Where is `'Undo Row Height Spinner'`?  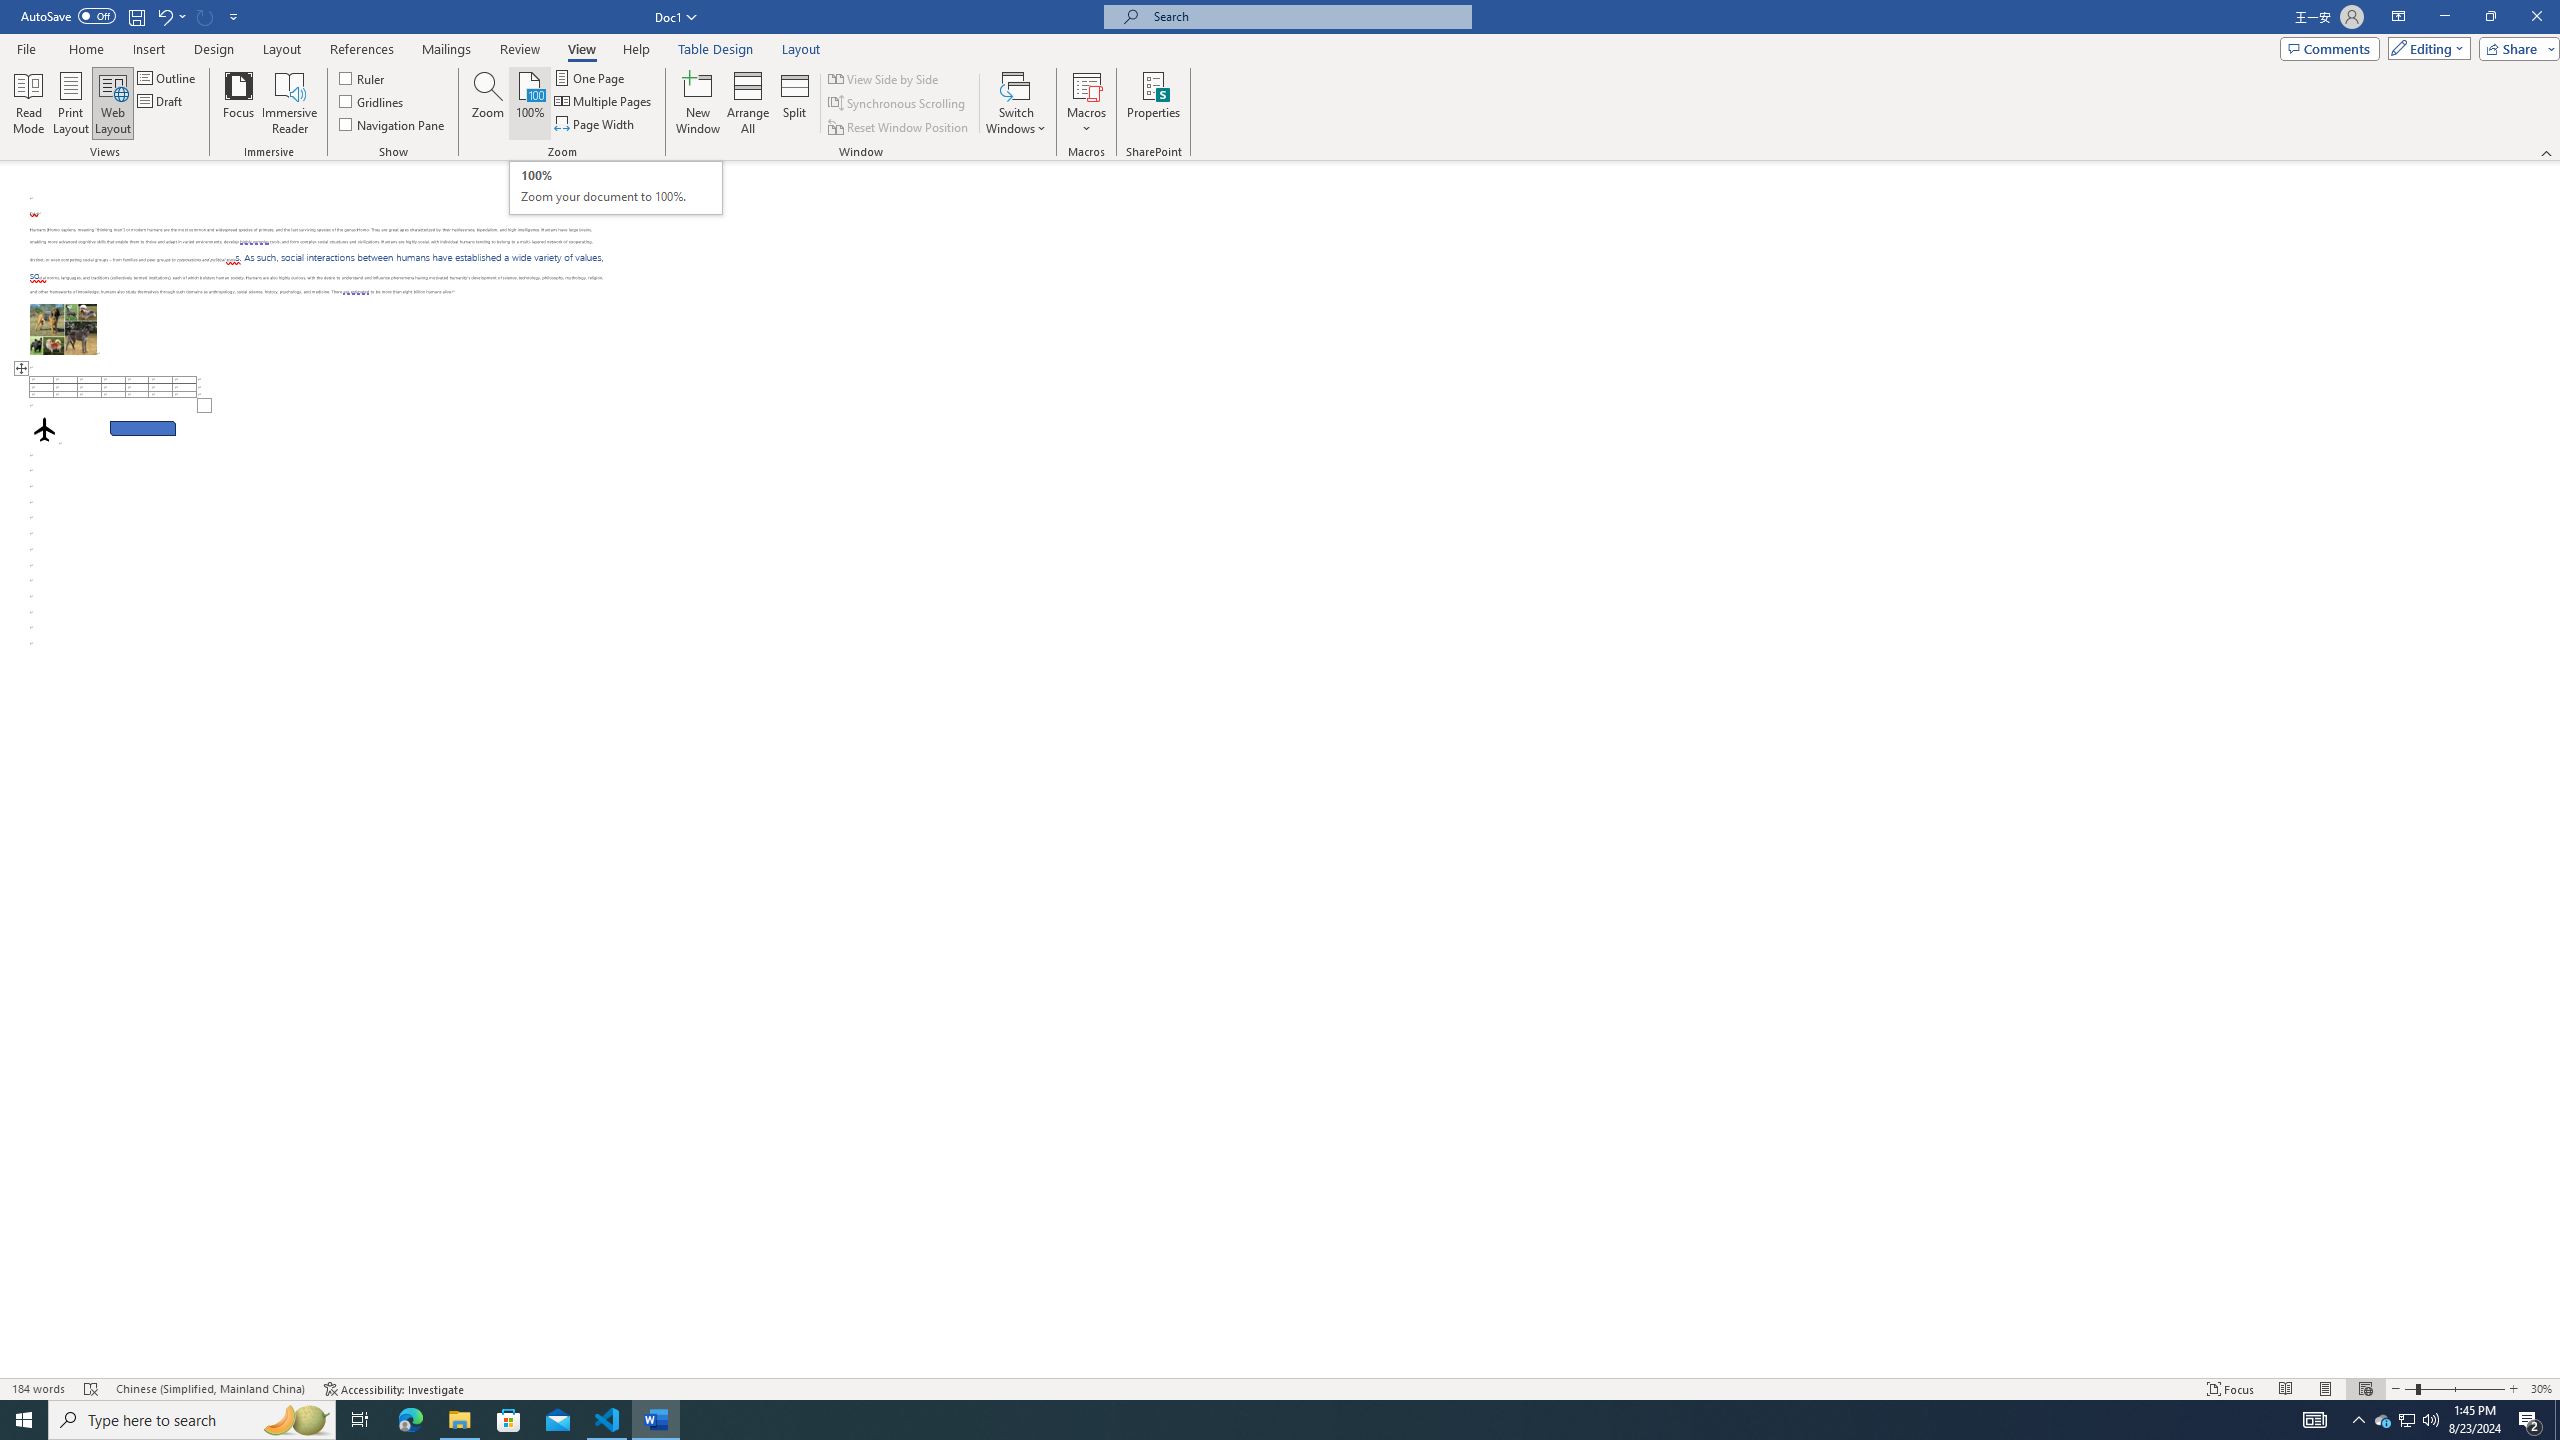 'Undo Row Height Spinner' is located at coordinates (170, 15).